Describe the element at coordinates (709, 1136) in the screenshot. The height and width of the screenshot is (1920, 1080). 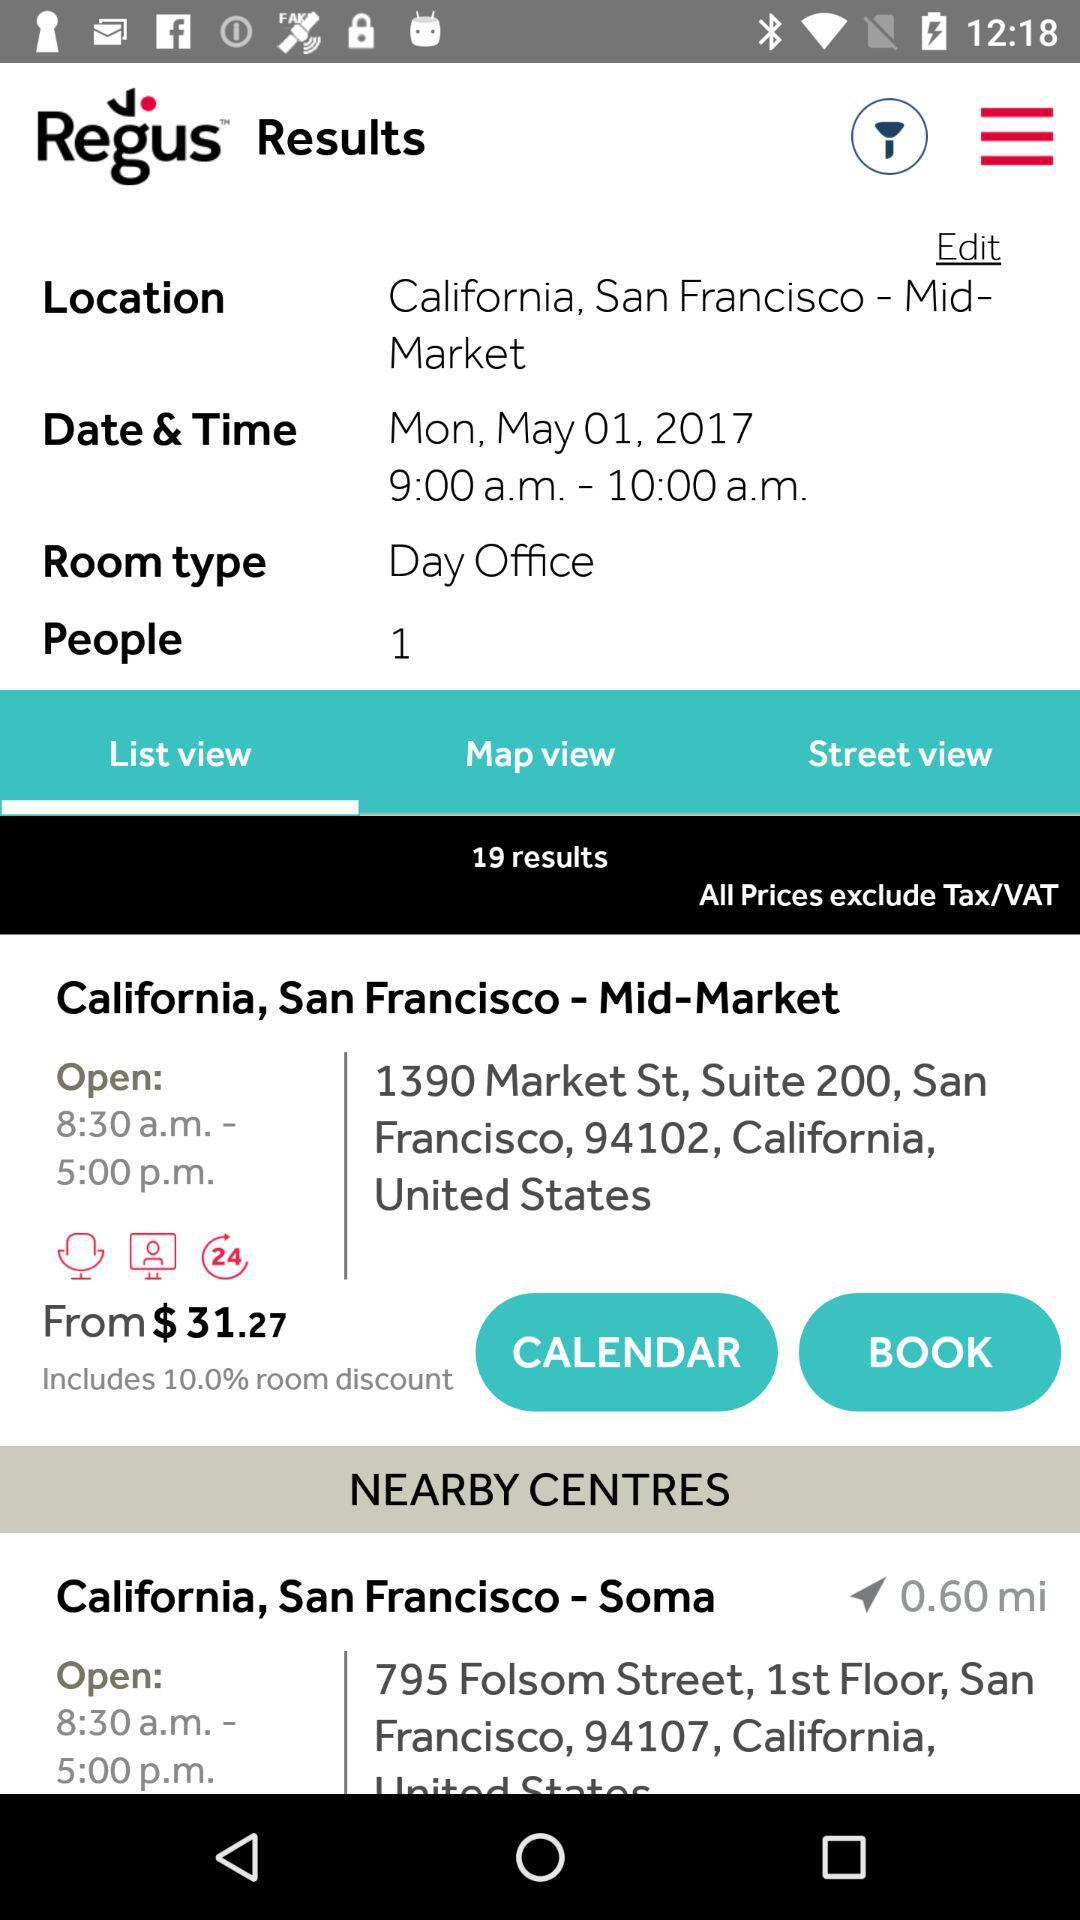
I see `icon below california san francisco item` at that location.